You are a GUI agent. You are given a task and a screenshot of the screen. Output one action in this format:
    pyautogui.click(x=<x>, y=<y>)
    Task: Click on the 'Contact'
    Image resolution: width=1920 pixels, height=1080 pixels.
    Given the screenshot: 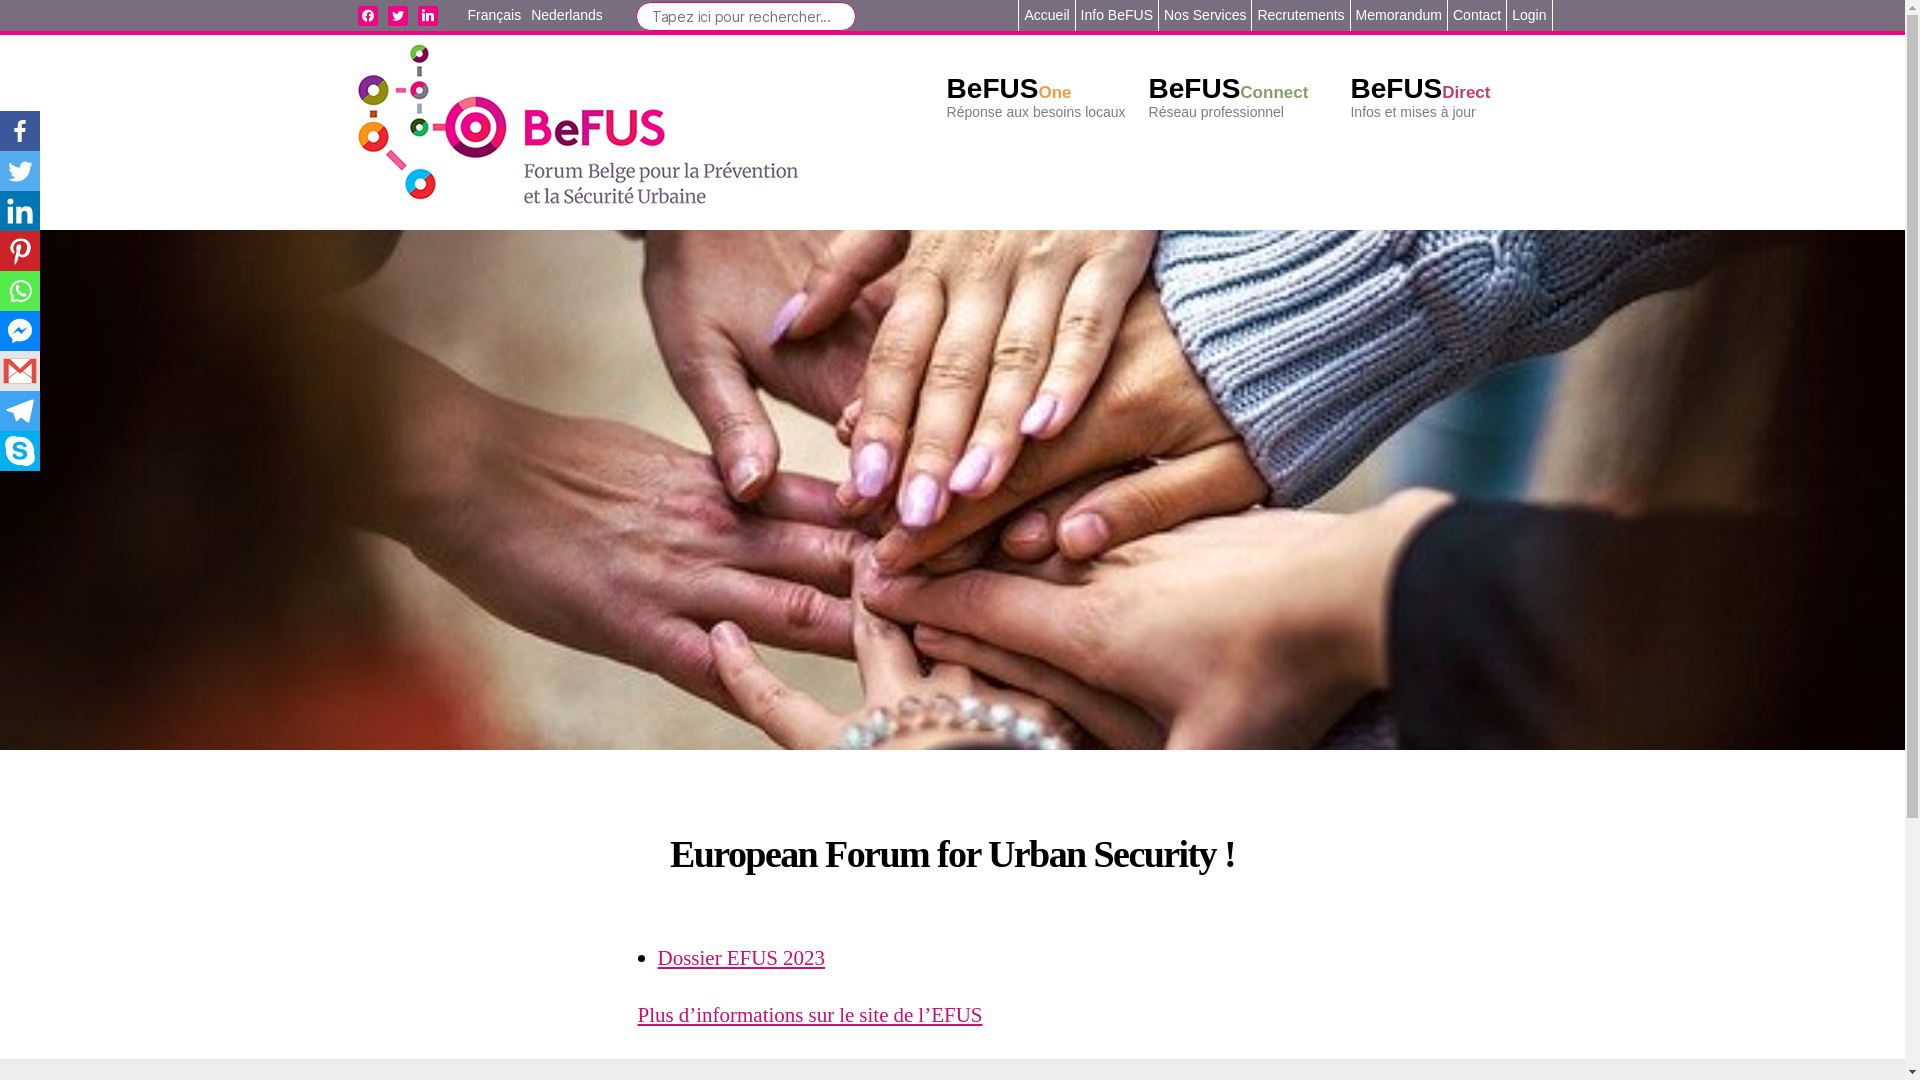 What is the action you would take?
    pyautogui.click(x=1453, y=15)
    